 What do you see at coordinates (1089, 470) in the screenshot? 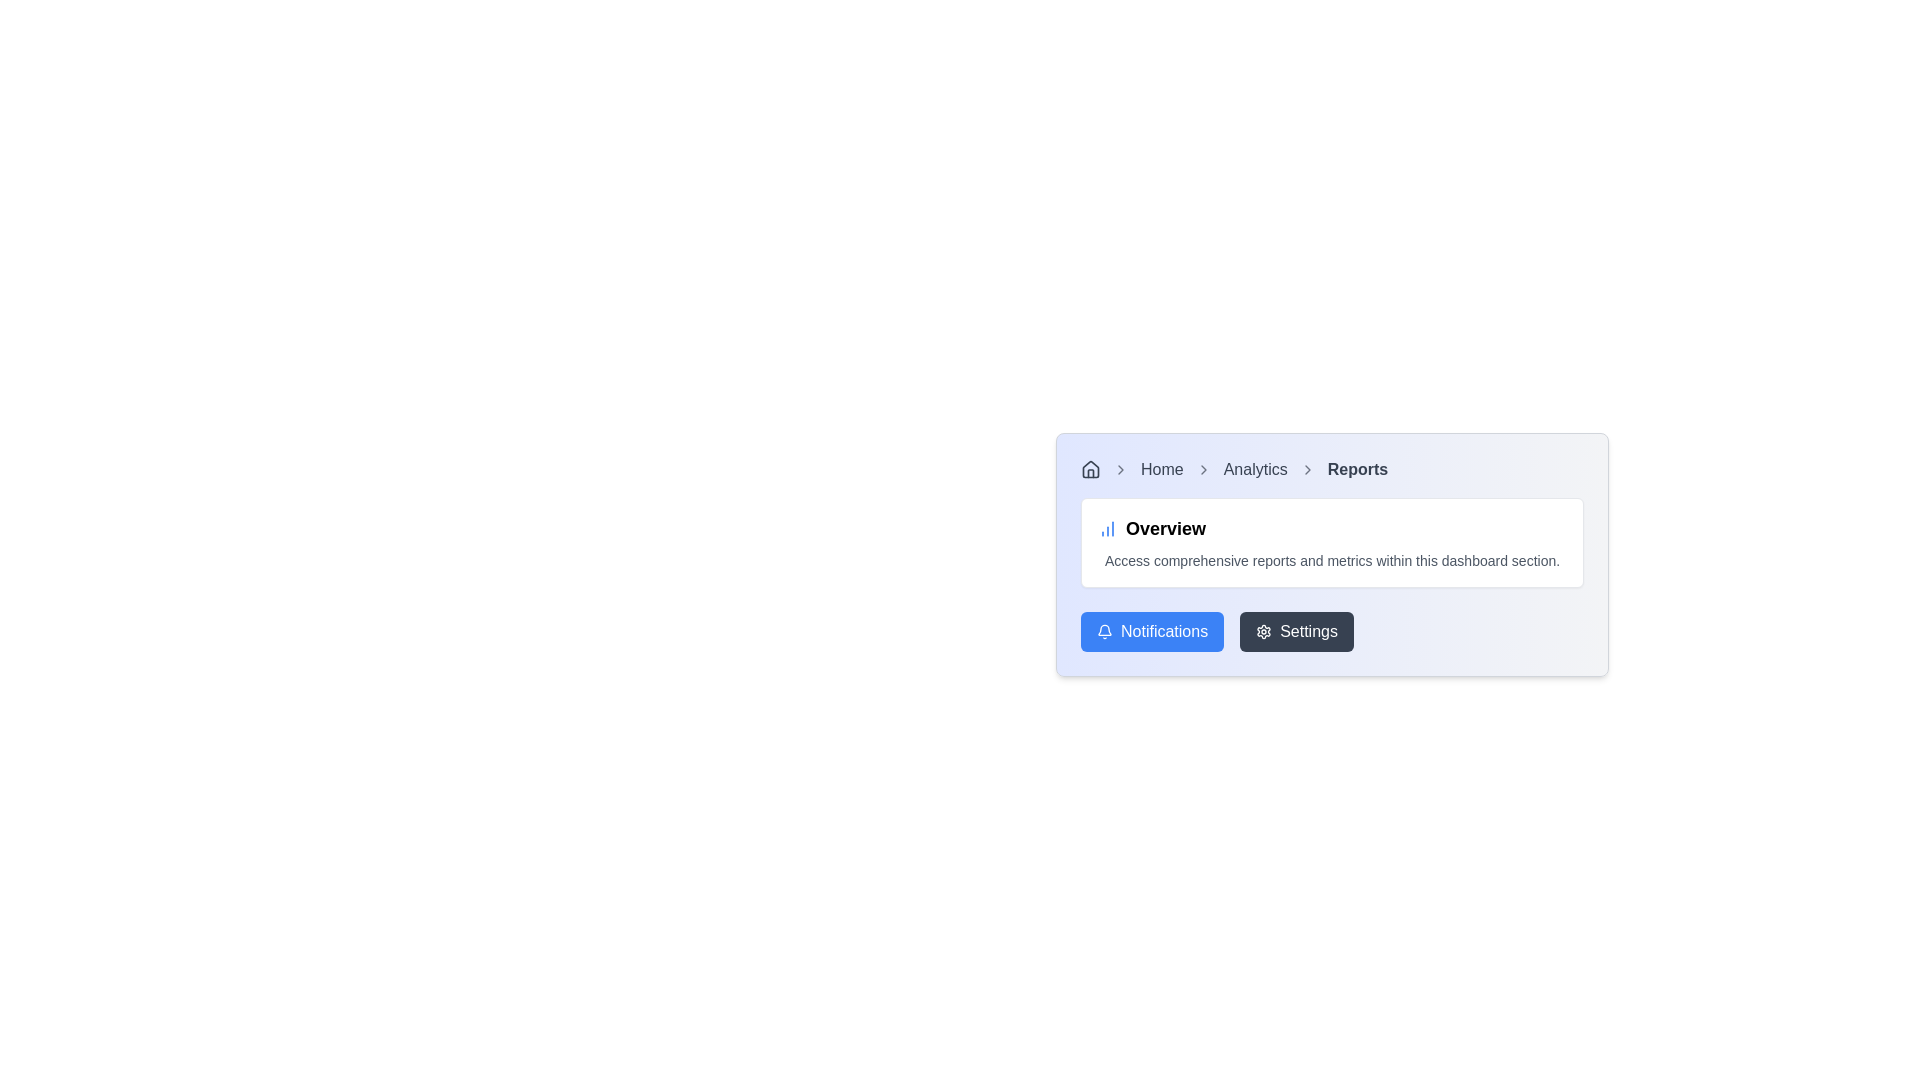
I see `the small house icon representing the 'Home' section in the breadcrumb navigation bar` at bounding box center [1089, 470].